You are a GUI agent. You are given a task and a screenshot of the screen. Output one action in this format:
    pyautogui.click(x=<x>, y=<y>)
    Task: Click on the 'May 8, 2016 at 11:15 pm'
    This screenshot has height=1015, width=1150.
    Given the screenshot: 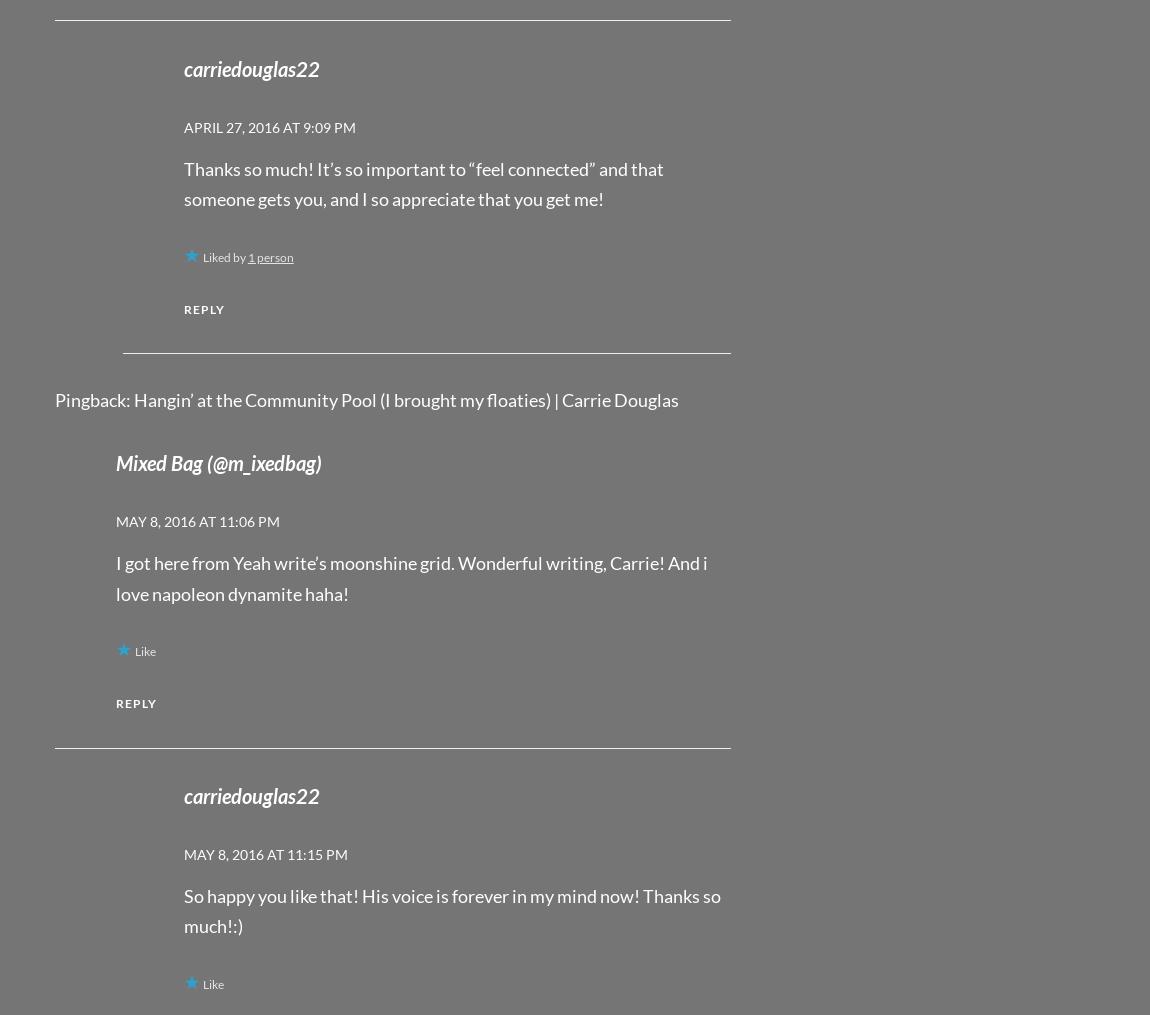 What is the action you would take?
    pyautogui.click(x=263, y=854)
    